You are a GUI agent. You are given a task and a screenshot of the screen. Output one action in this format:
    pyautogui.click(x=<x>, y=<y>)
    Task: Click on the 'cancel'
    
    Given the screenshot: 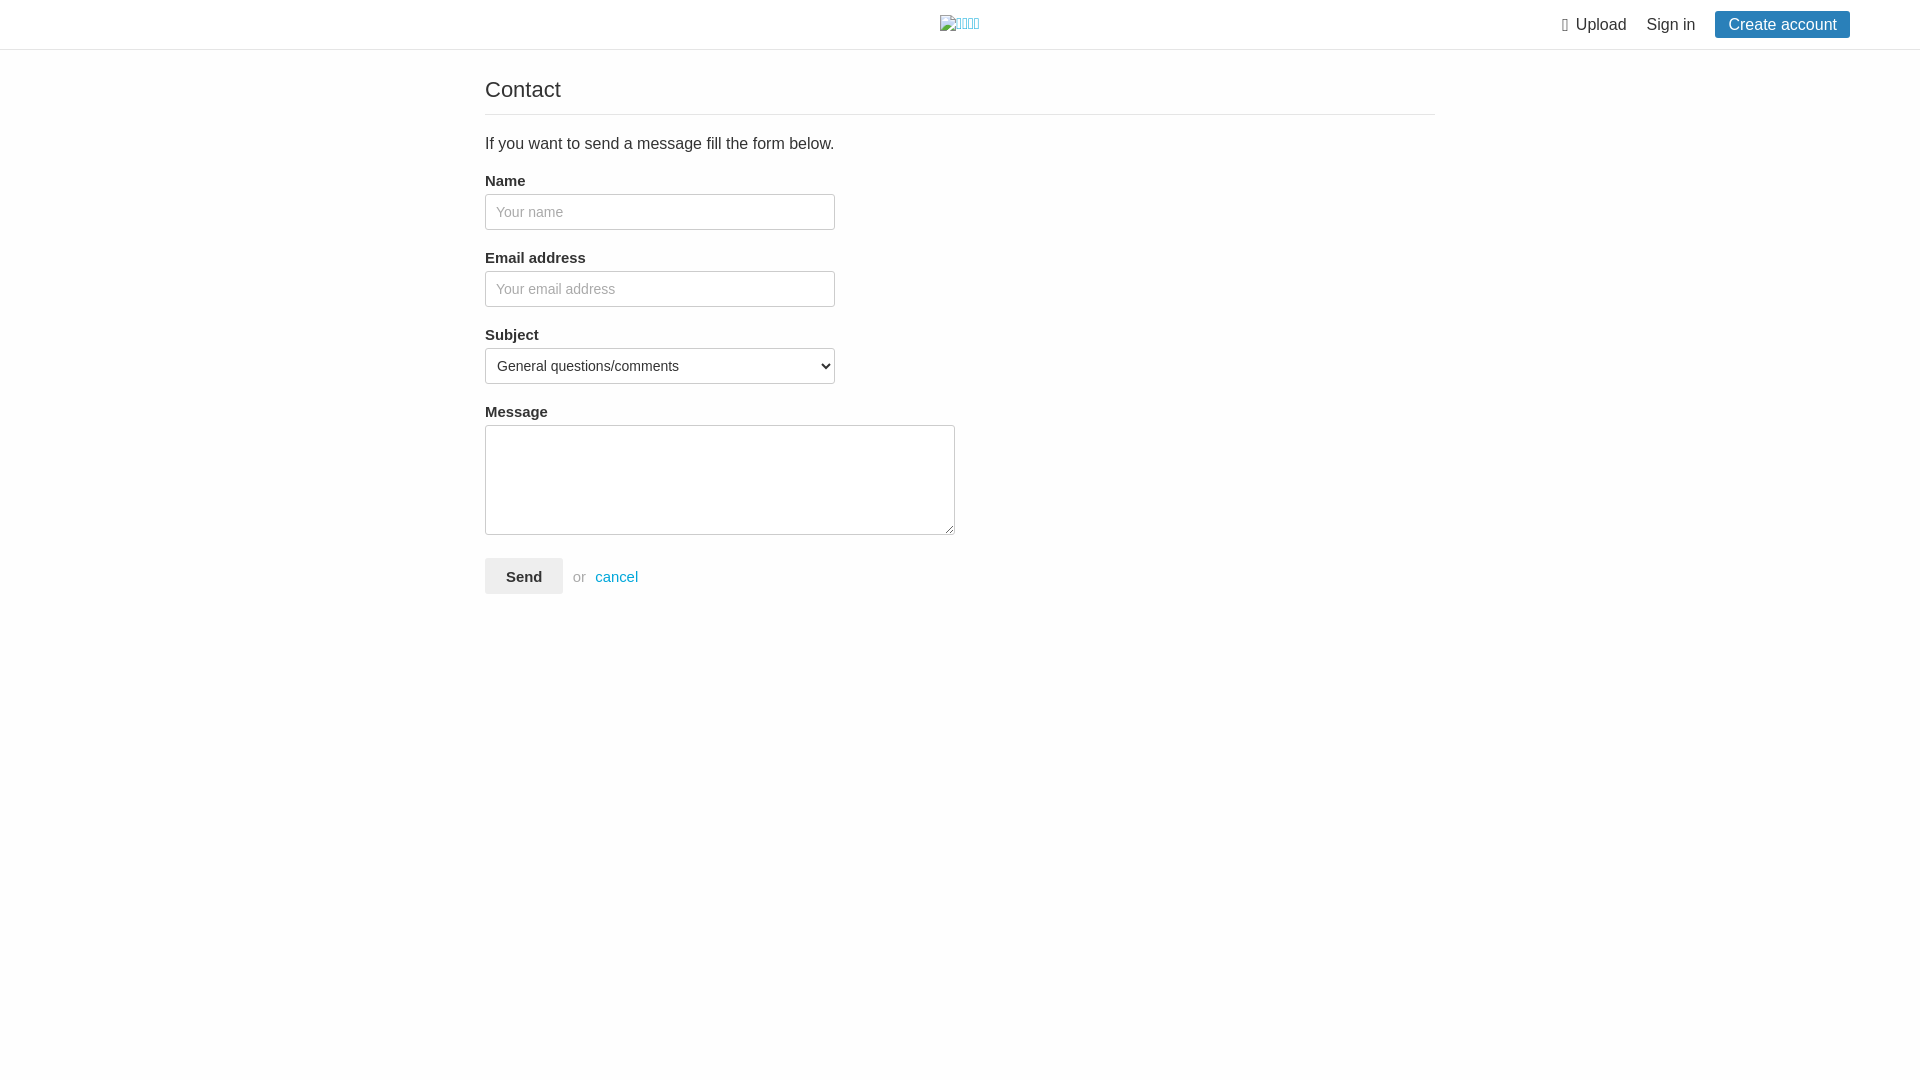 What is the action you would take?
    pyautogui.click(x=615, y=577)
    